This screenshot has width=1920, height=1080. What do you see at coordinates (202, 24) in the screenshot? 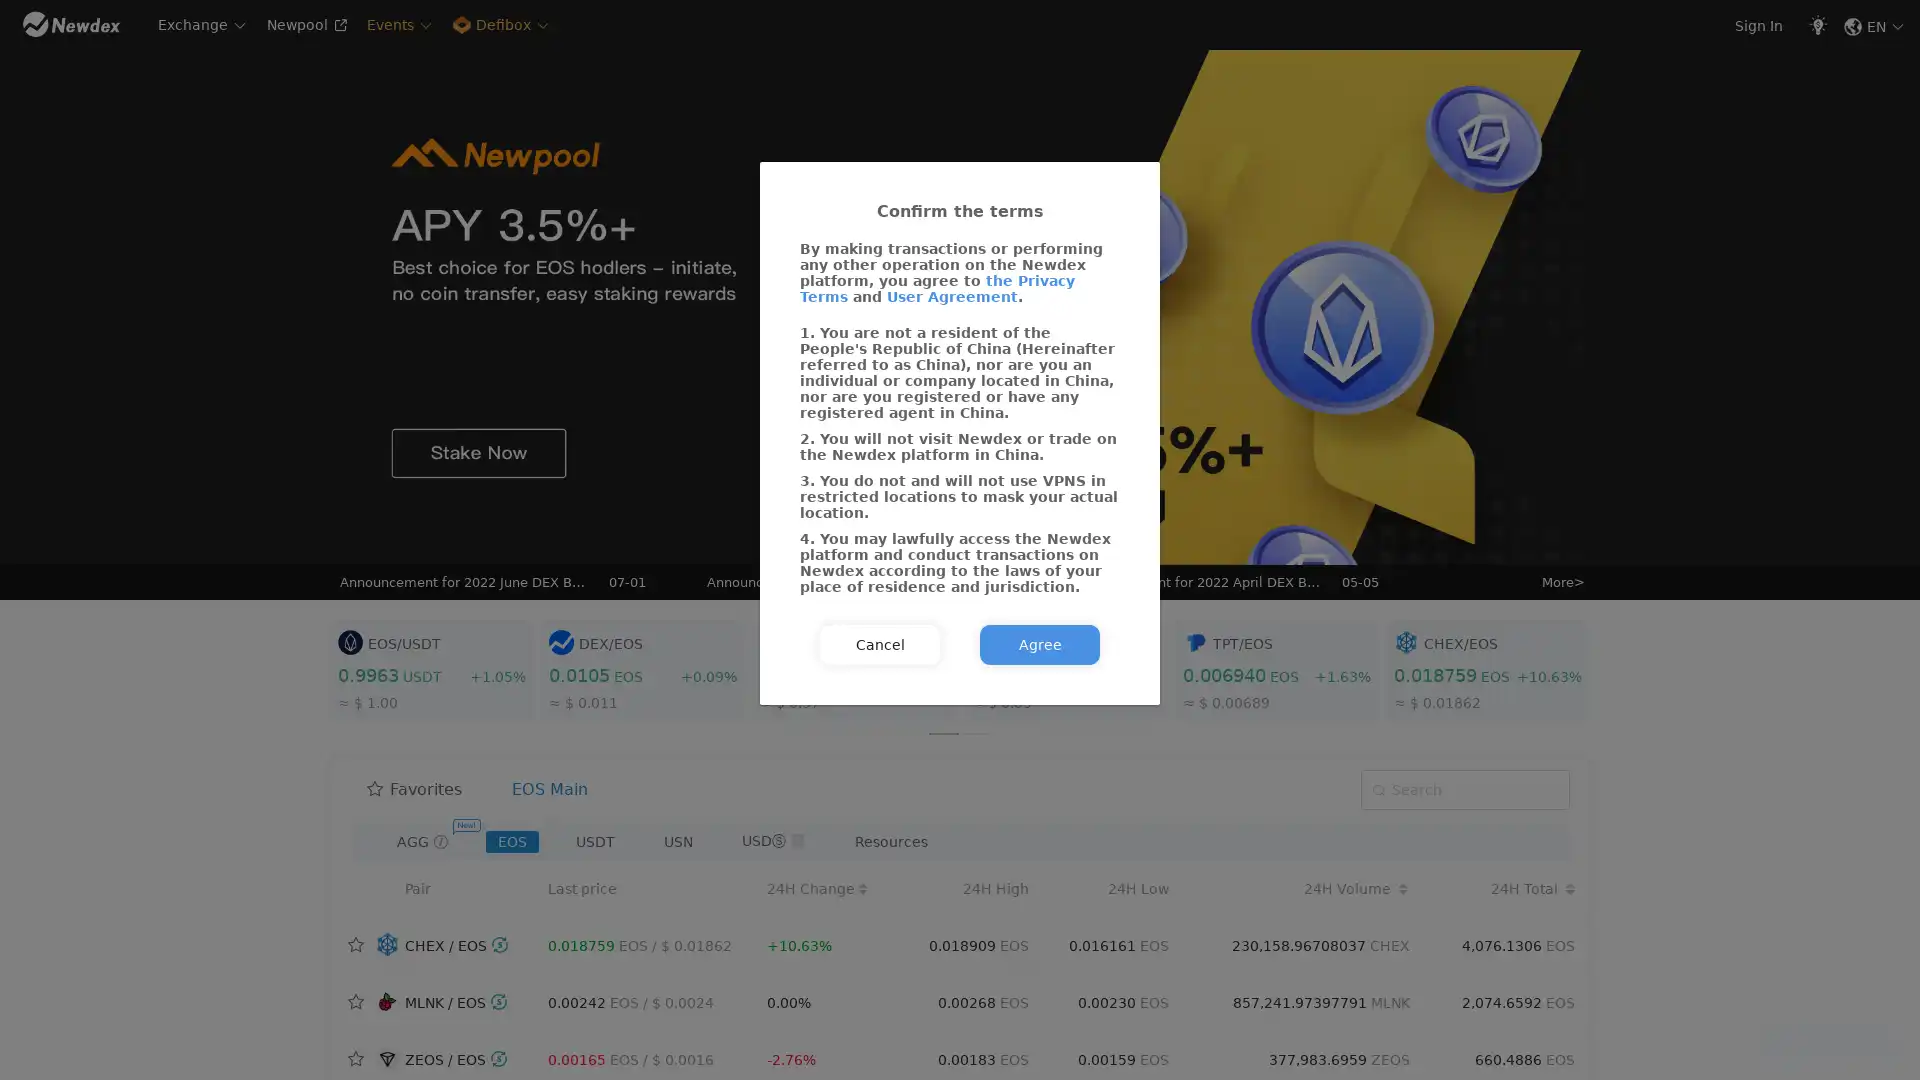
I see `Exchange` at bounding box center [202, 24].